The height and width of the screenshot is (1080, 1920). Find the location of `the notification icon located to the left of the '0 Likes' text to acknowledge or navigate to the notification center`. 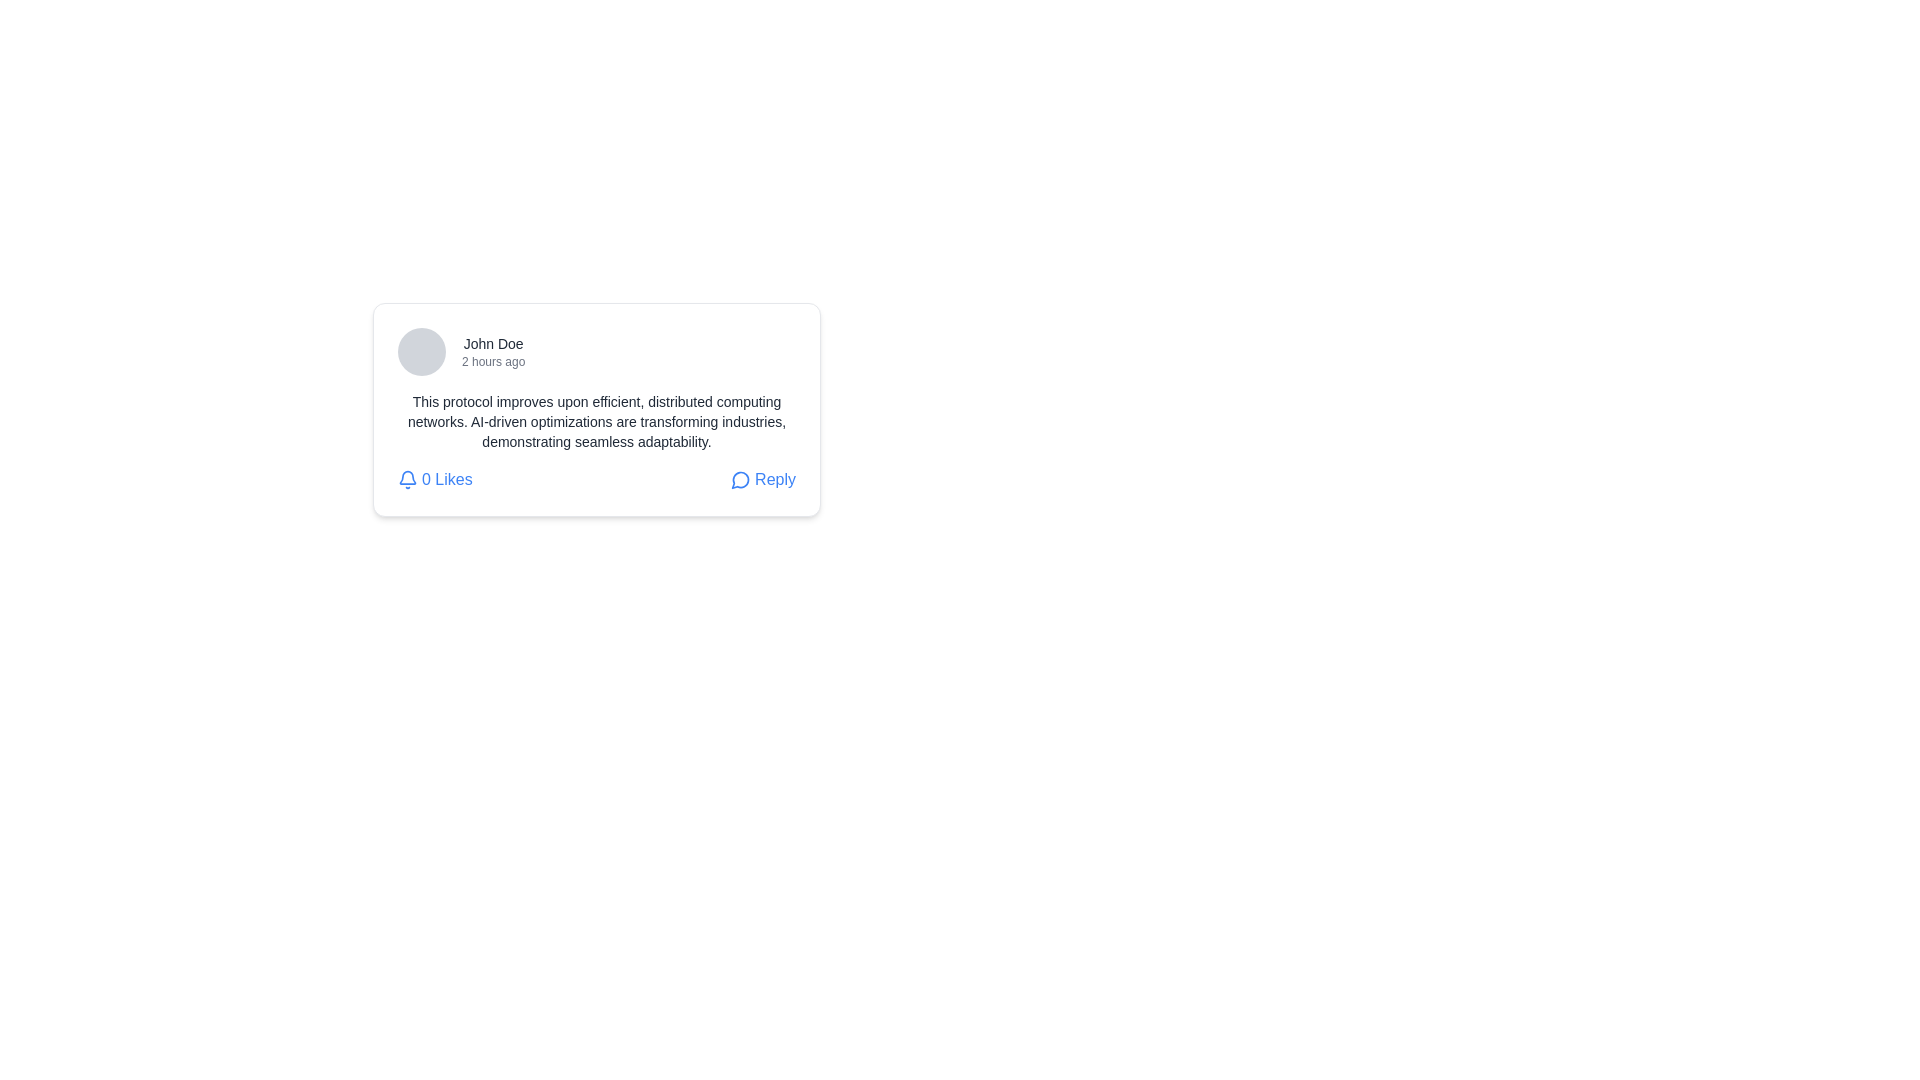

the notification icon located to the left of the '0 Likes' text to acknowledge or navigate to the notification center is located at coordinates (407, 479).